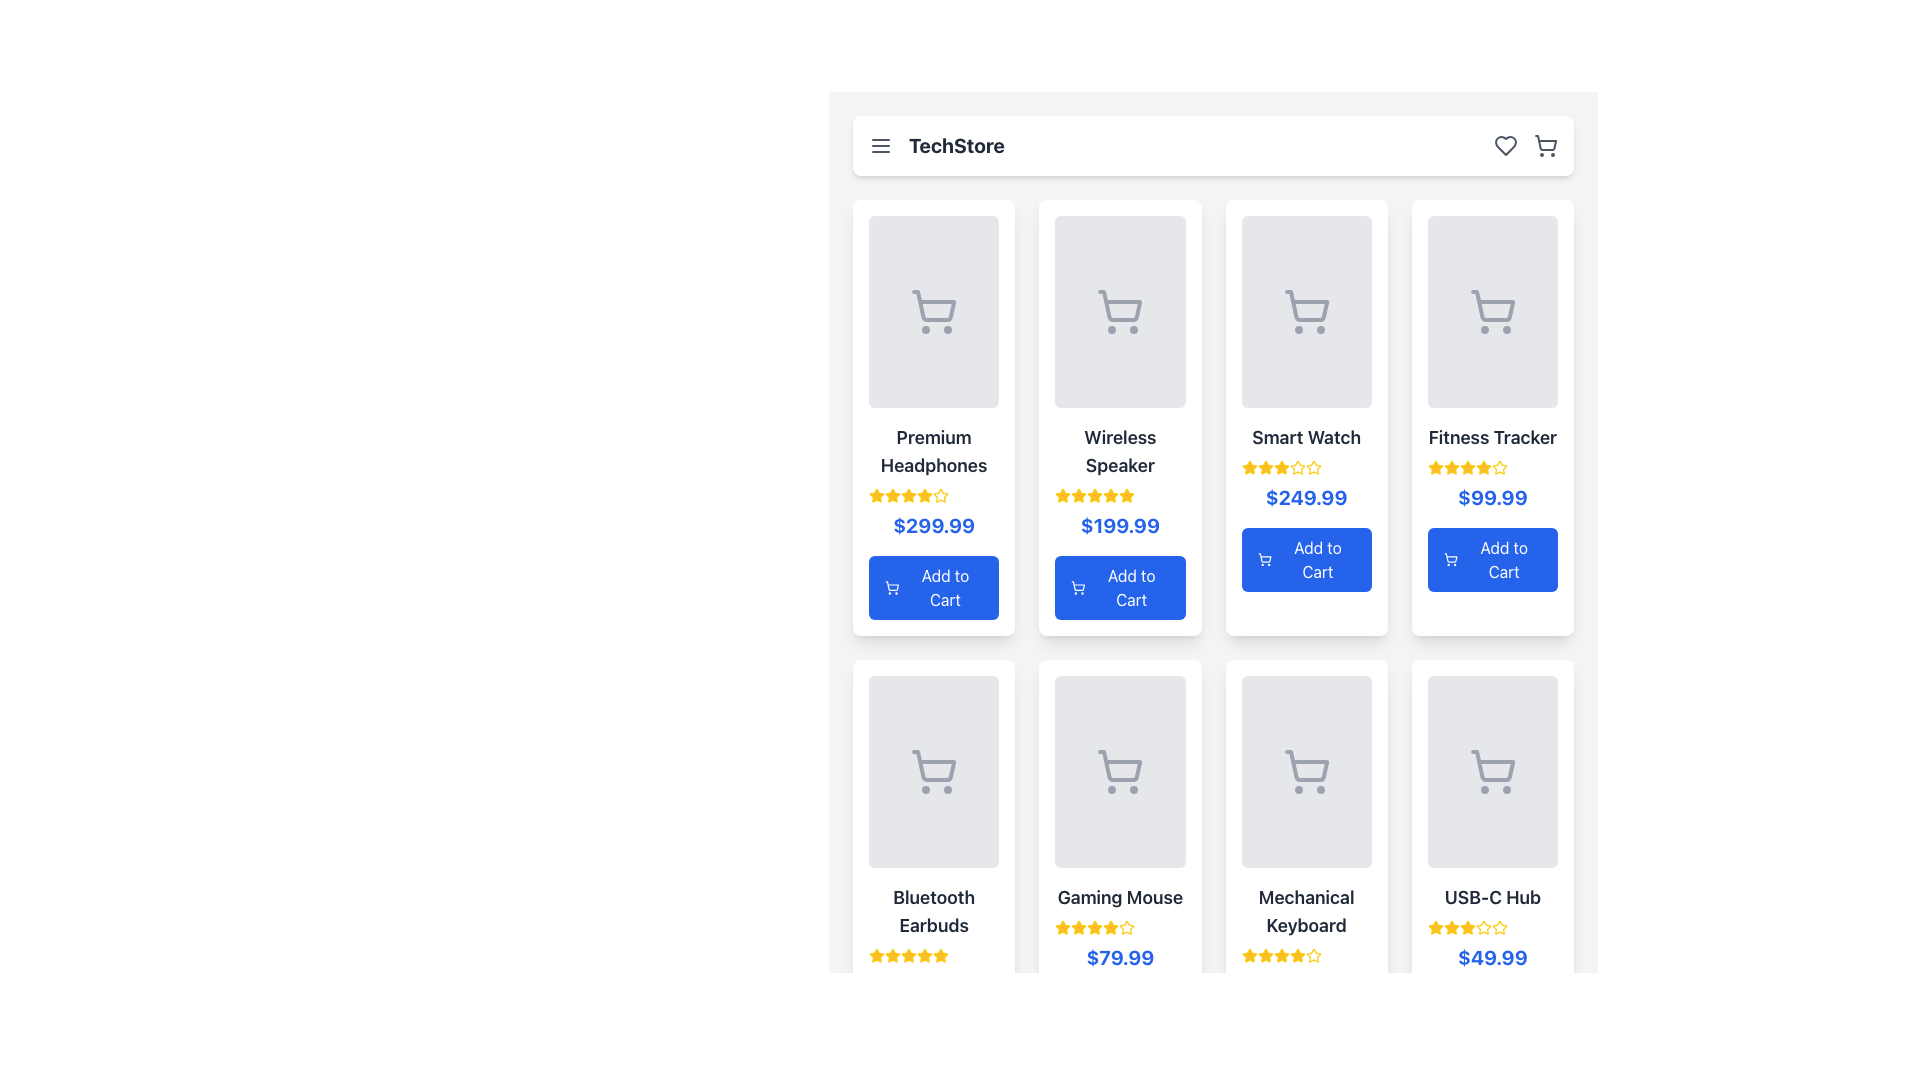 The image size is (1920, 1080). What do you see at coordinates (1451, 467) in the screenshot?
I see `the second star icon in the rating section of the 'Fitness Tracker' card, which is styled with a yellow fill` at bounding box center [1451, 467].